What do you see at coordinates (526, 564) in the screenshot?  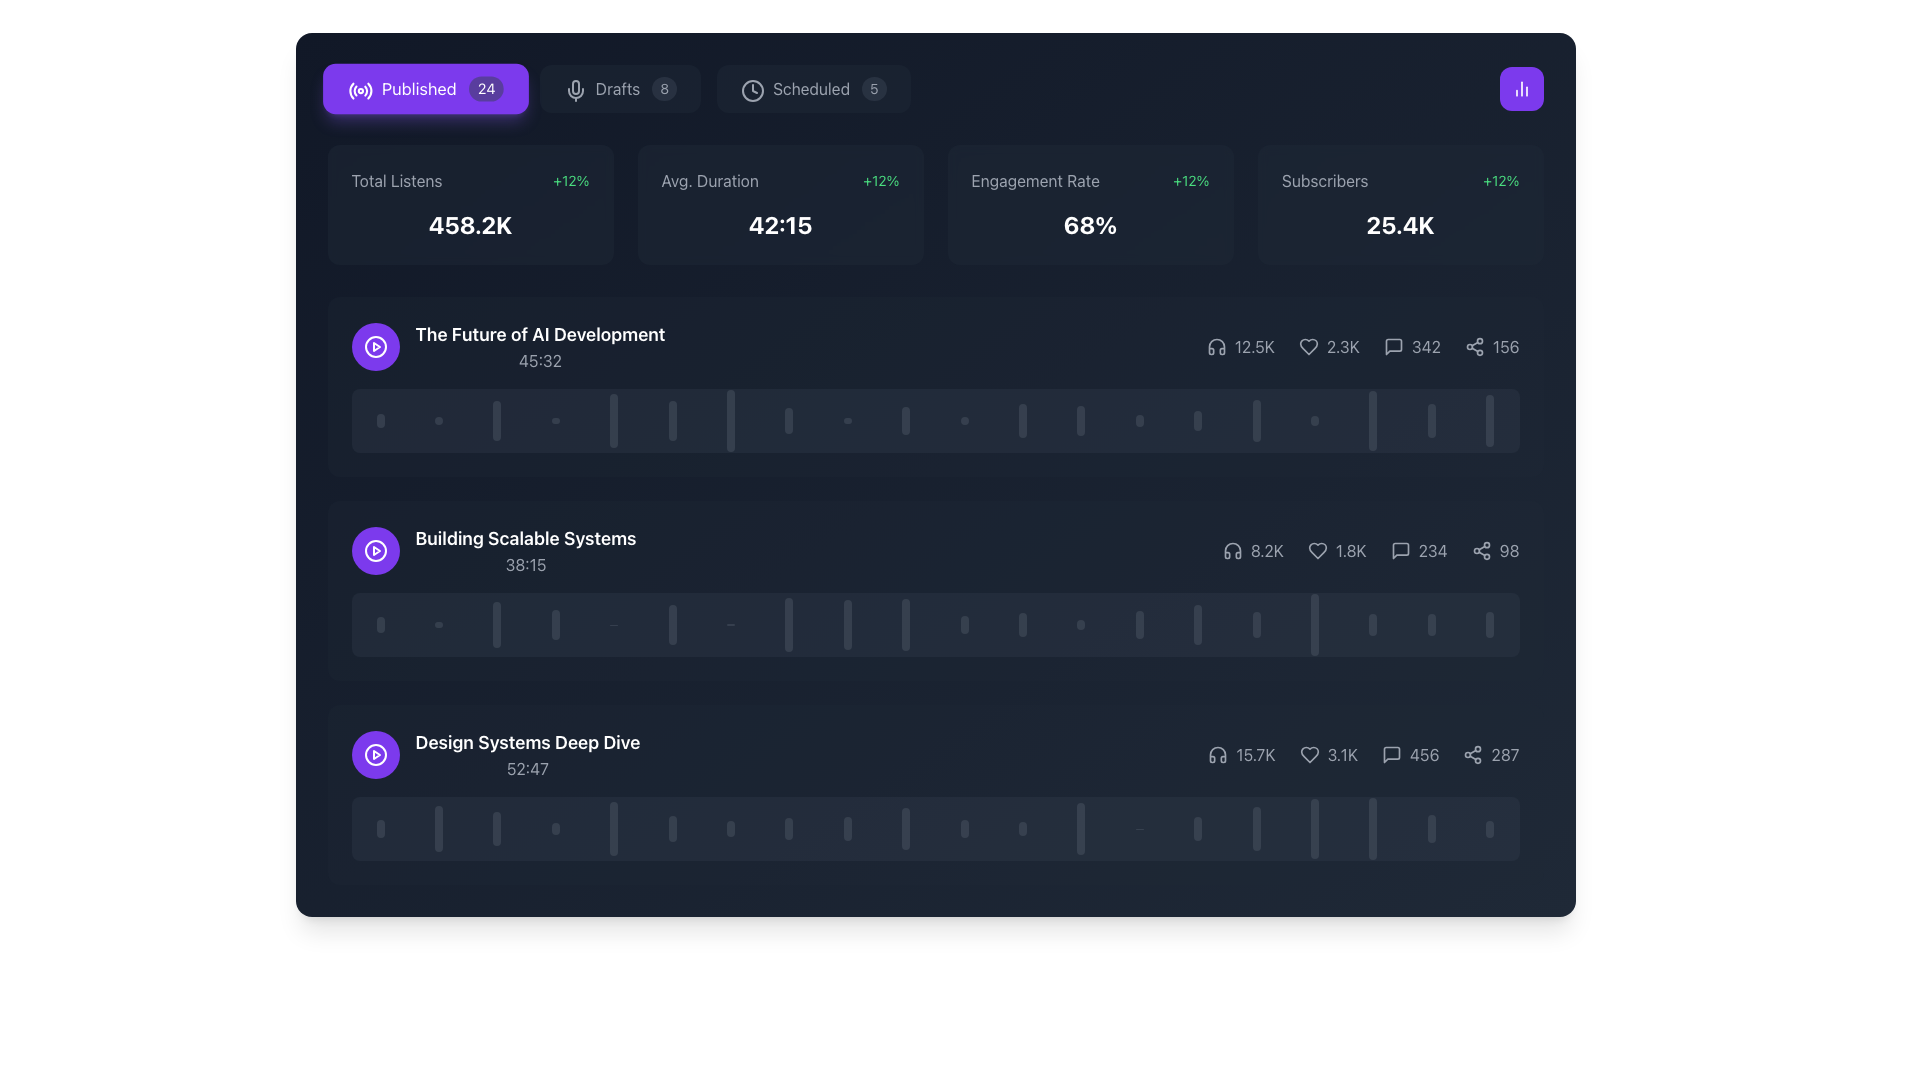 I see `the text label indicating the time duration for 'Building Scalable Systems', which is positioned beneath and aligned to the right of the title text` at bounding box center [526, 564].